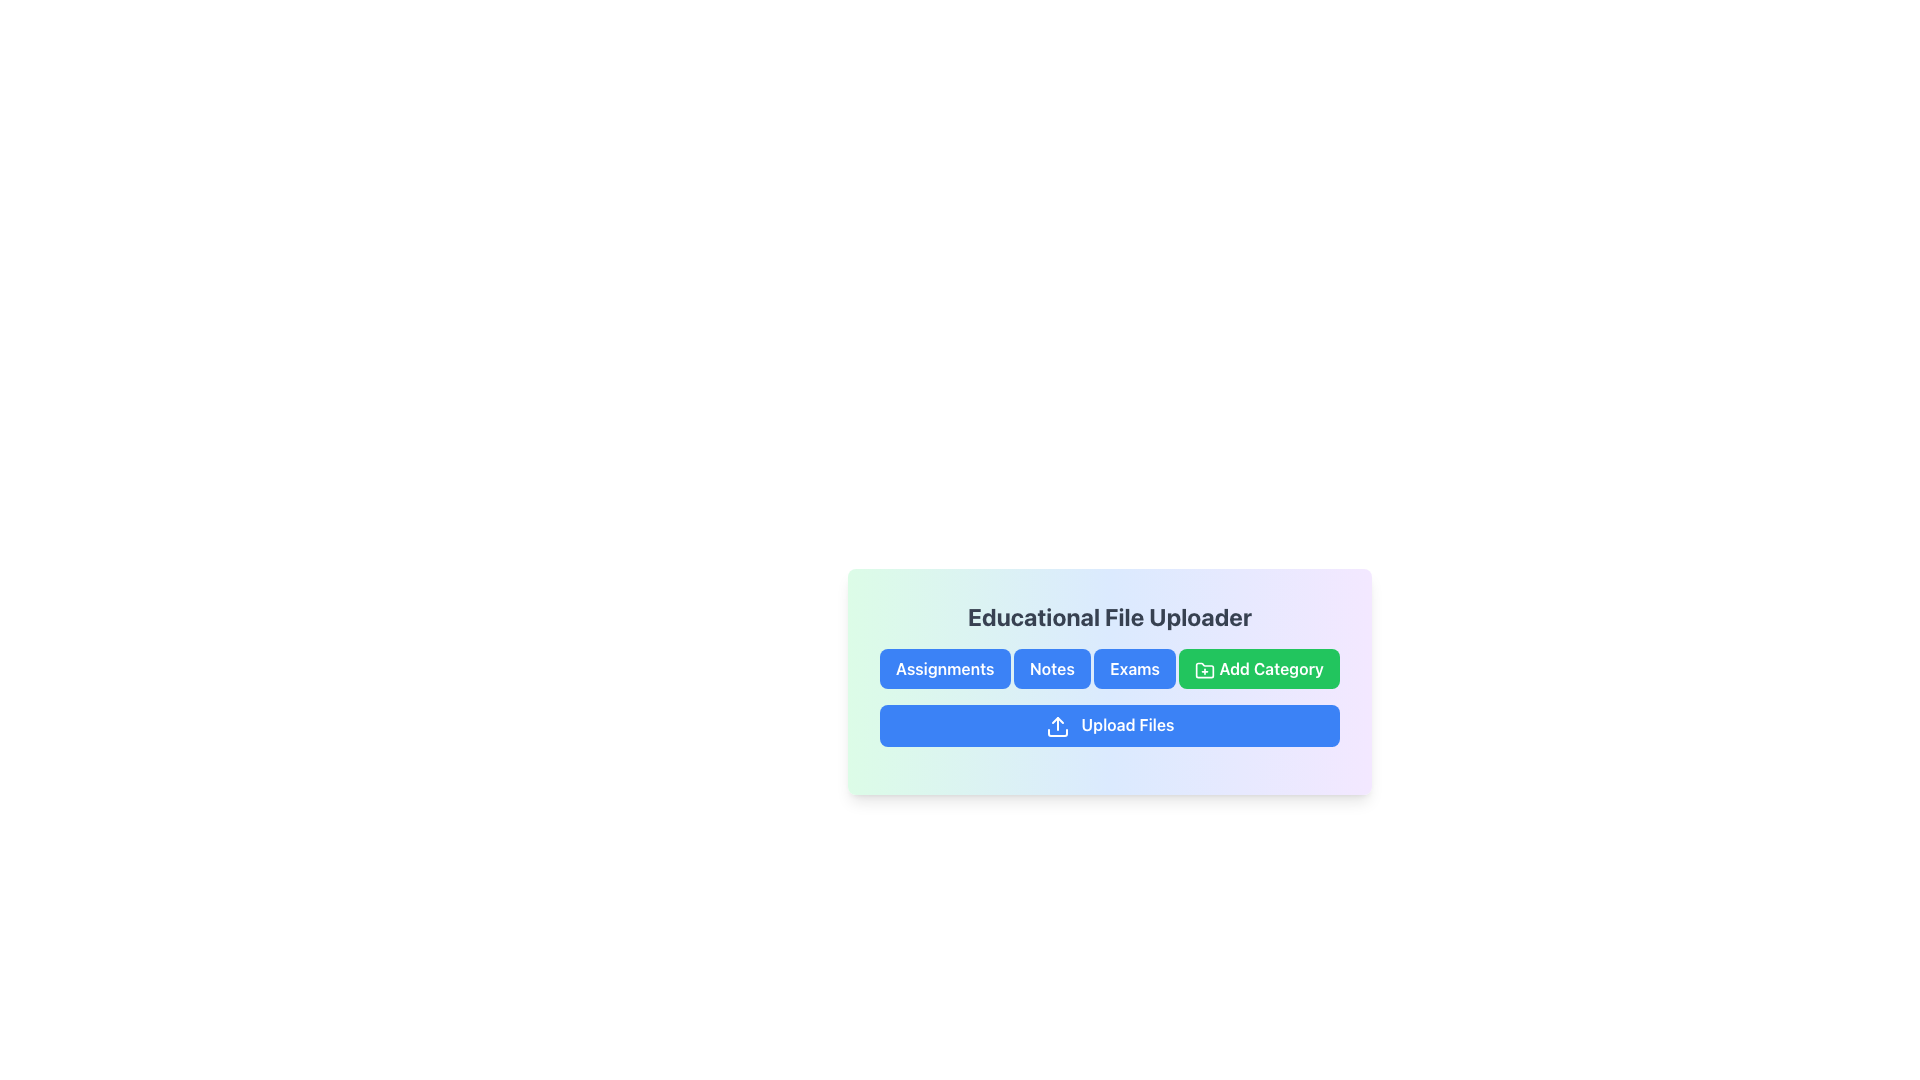  I want to click on the second button in the row of interactive buttons located below 'Educational File Uploader', so click(1051, 668).